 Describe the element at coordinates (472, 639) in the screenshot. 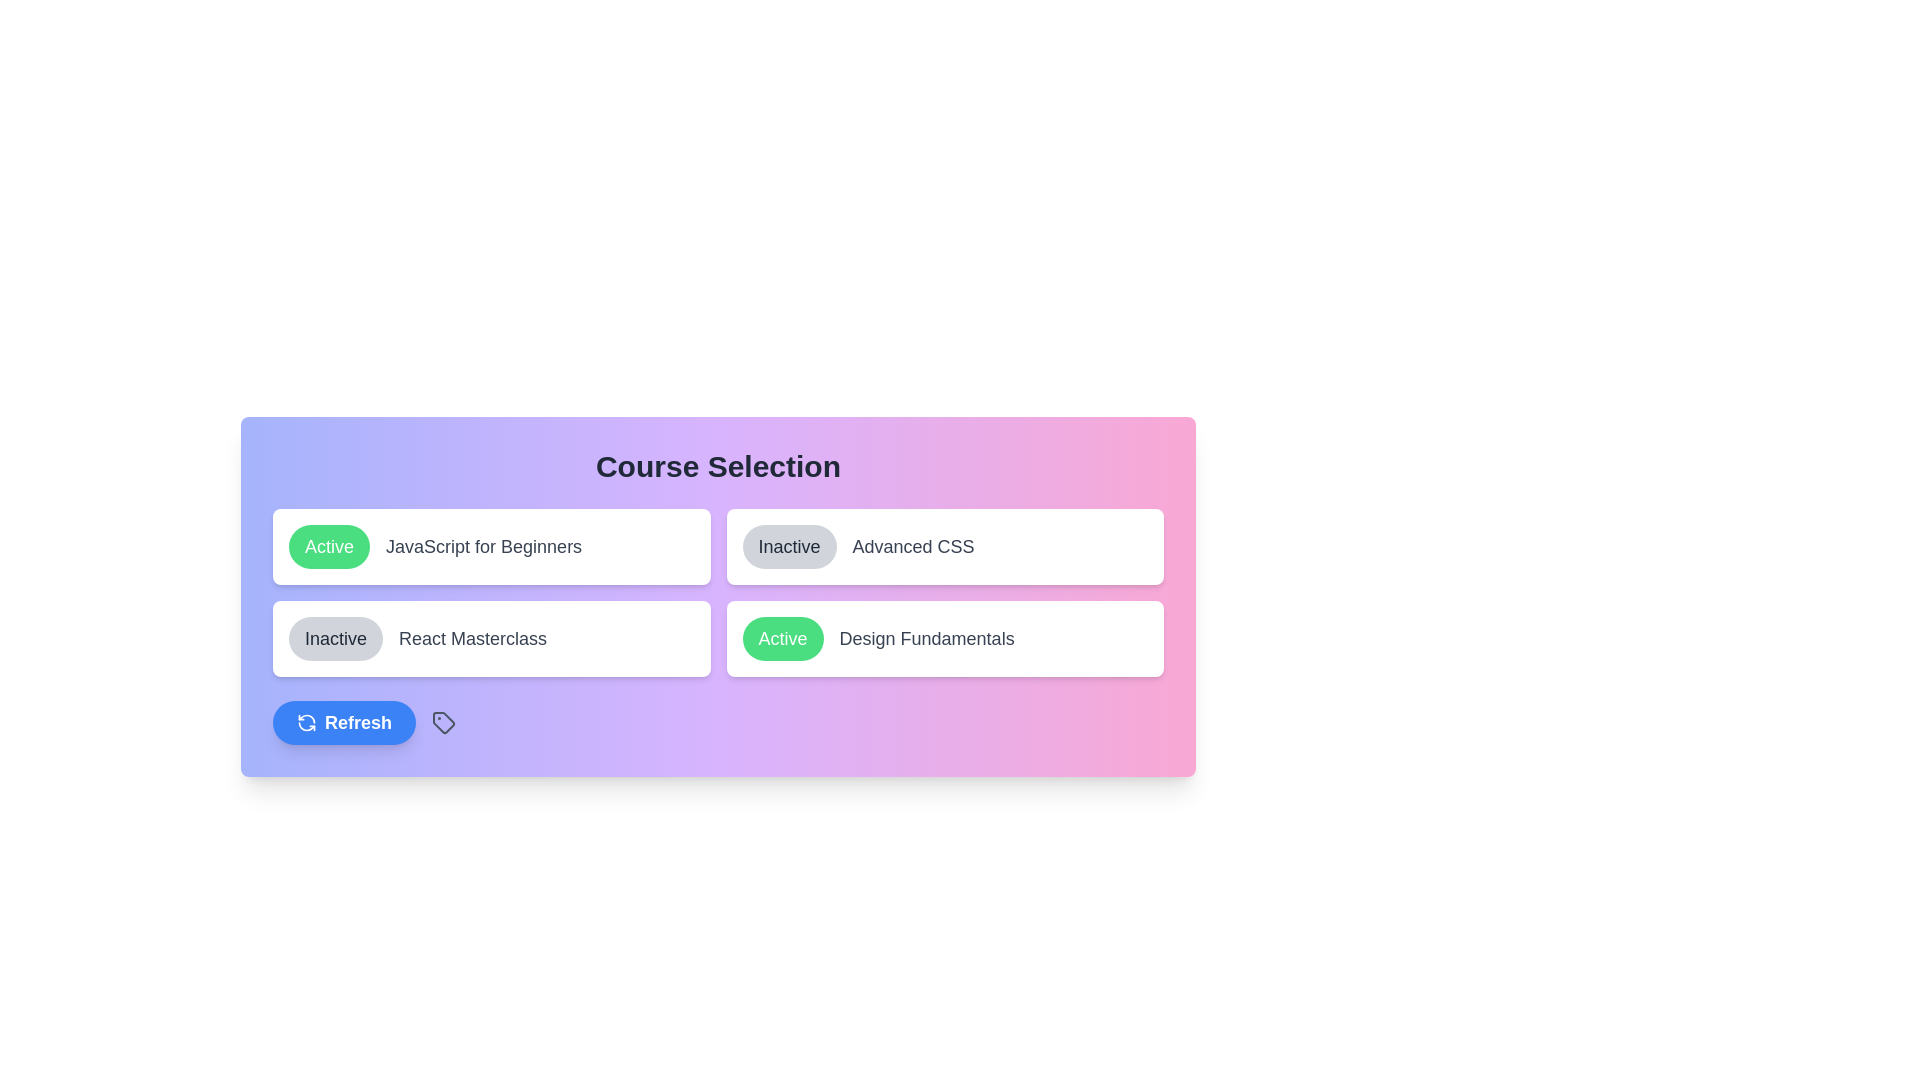

I see `the text label displaying 'React Masterclass', which is part of the course selection interface and is positioned adjacent to the 'Inactive' button` at that location.